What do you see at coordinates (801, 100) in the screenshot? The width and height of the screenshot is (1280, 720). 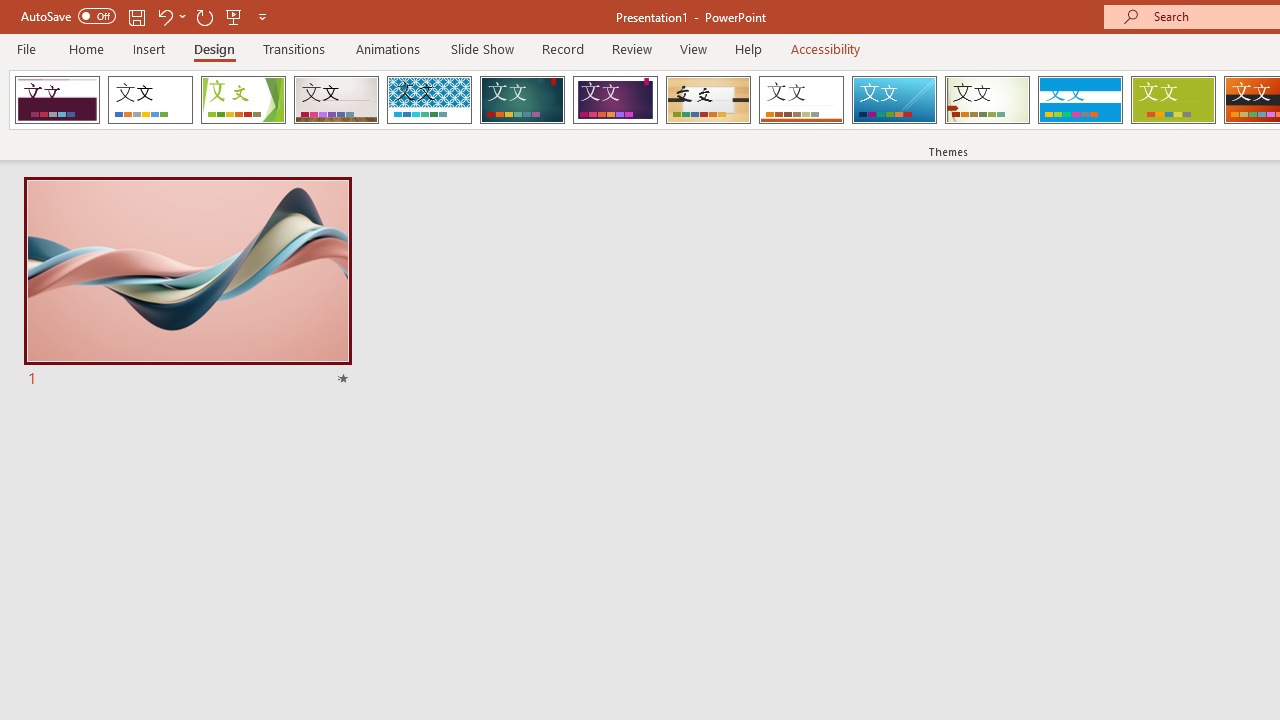 I see `'Retrospect'` at bounding box center [801, 100].